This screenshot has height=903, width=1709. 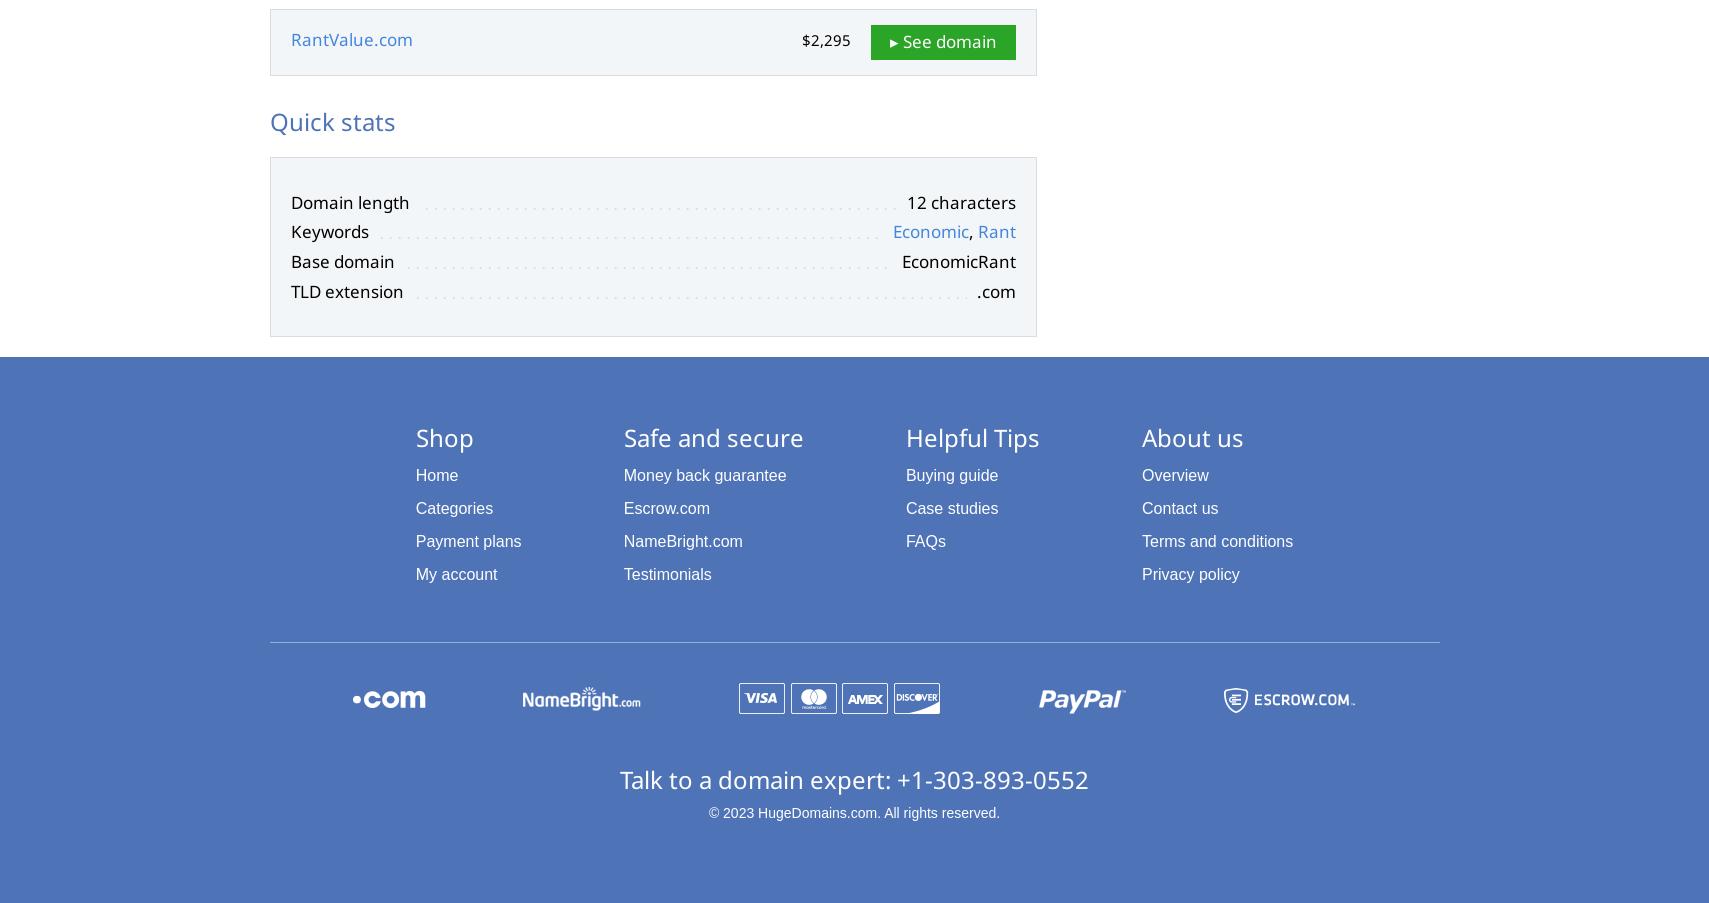 I want to click on 'Talk to a domain expert:', so click(x=757, y=778).